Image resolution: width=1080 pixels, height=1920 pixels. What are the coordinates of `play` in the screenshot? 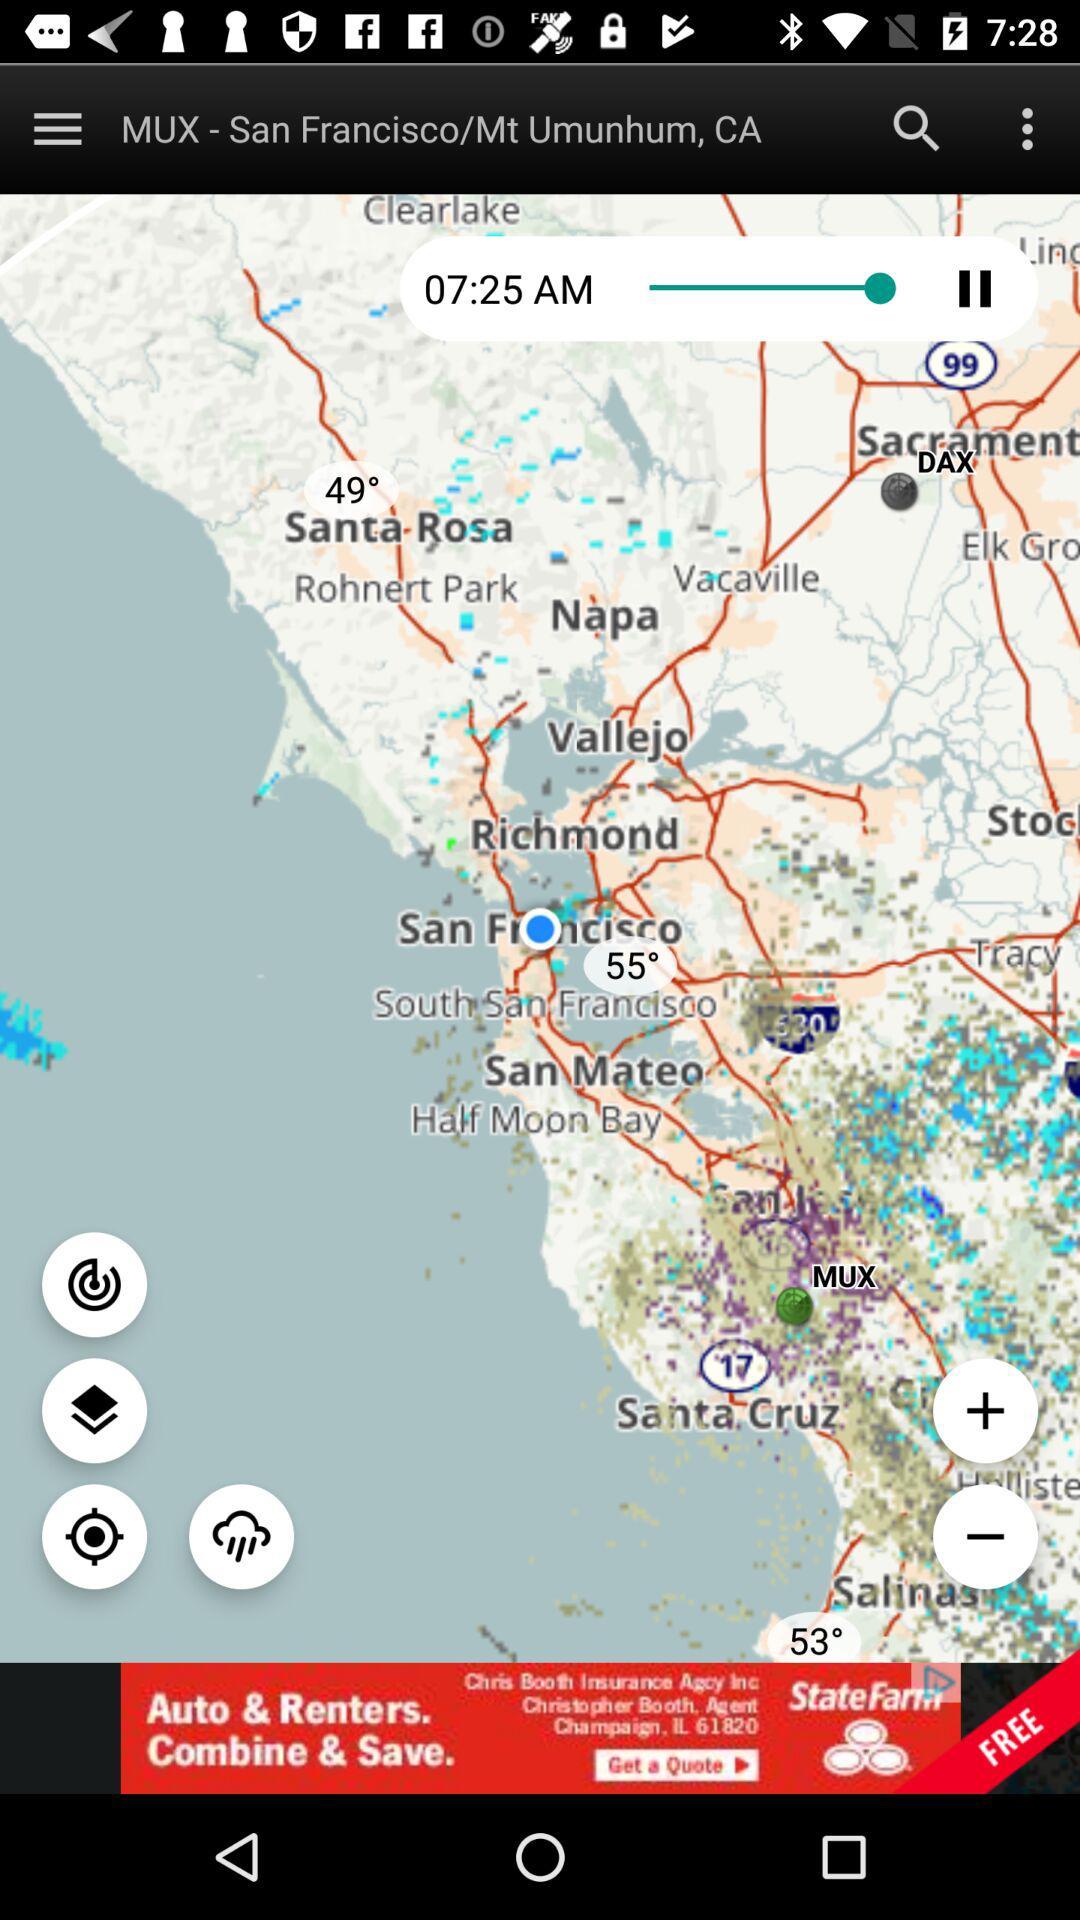 It's located at (974, 287).